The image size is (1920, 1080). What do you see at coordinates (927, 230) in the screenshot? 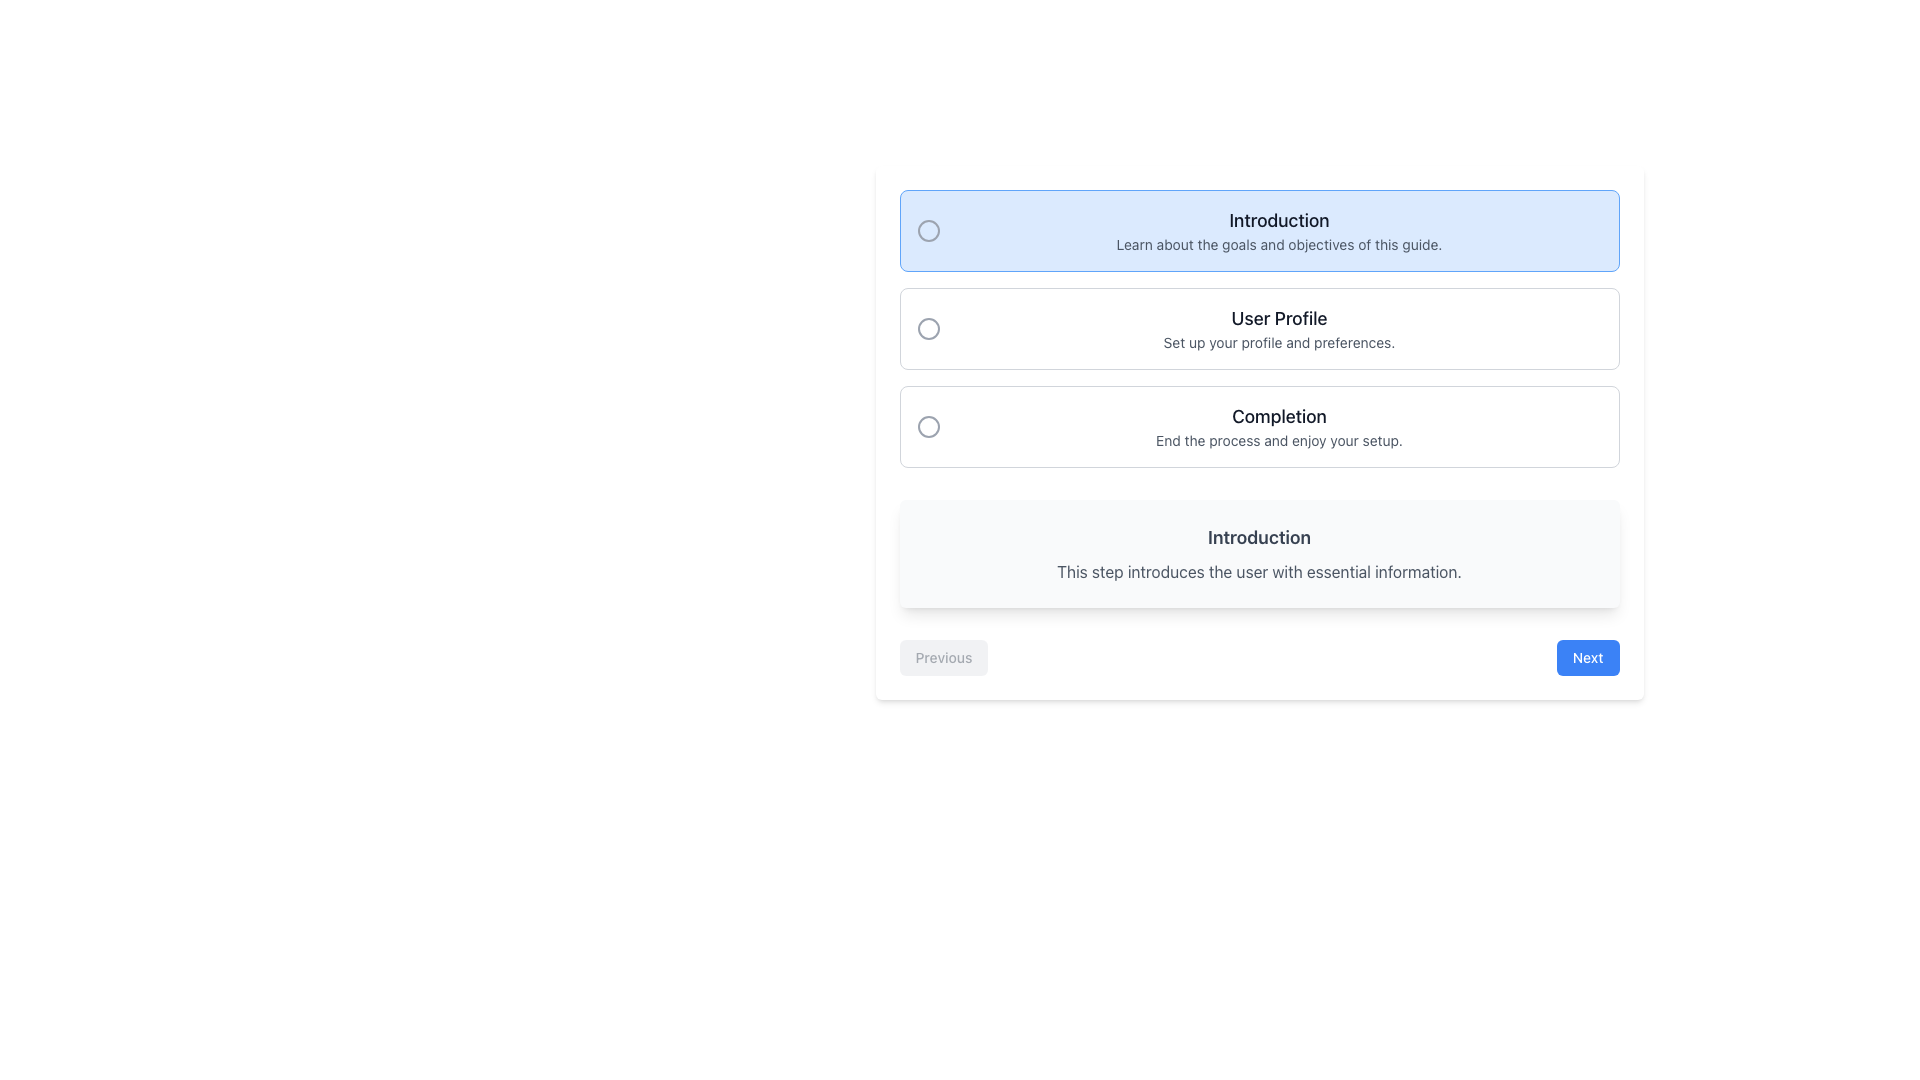
I see `the outlined gray SVG circle located to the left of the 'Introduction' text in the button-like section` at bounding box center [927, 230].